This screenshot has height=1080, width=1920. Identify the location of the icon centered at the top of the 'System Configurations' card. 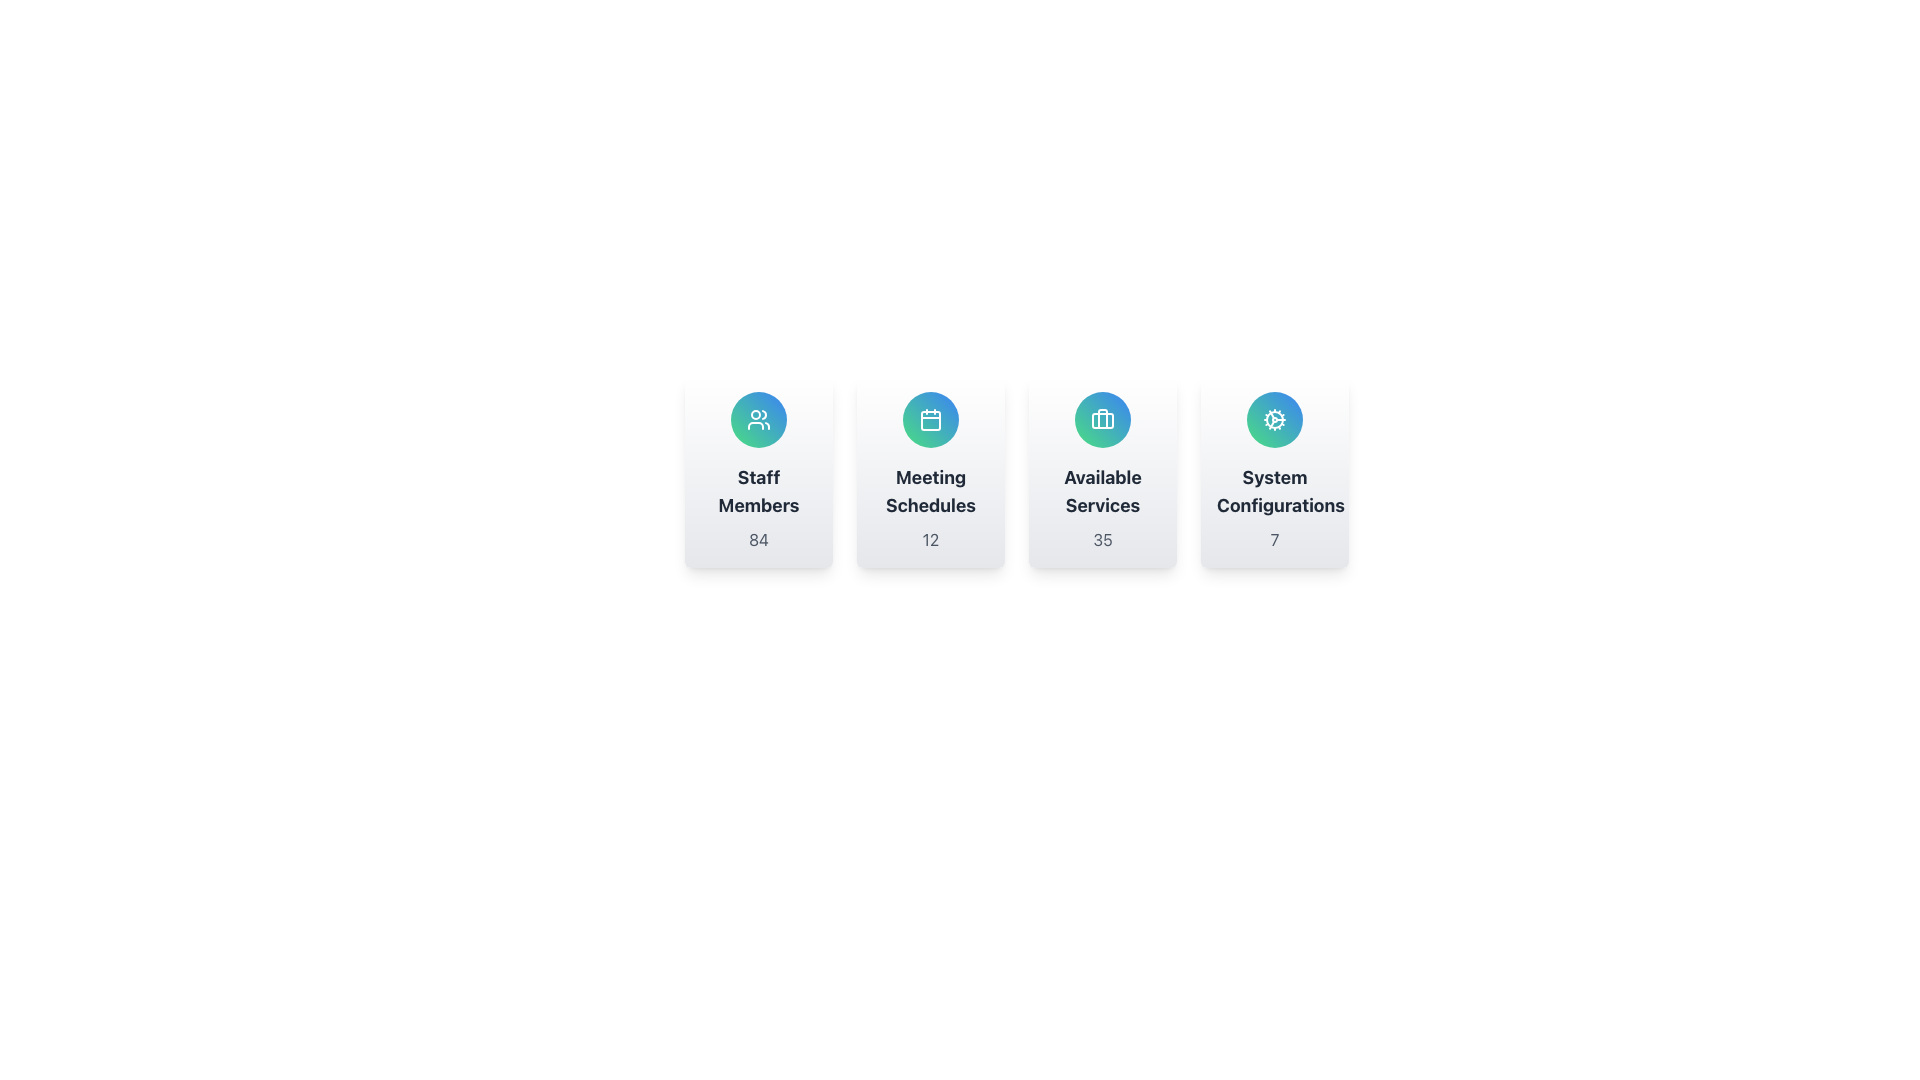
(1274, 419).